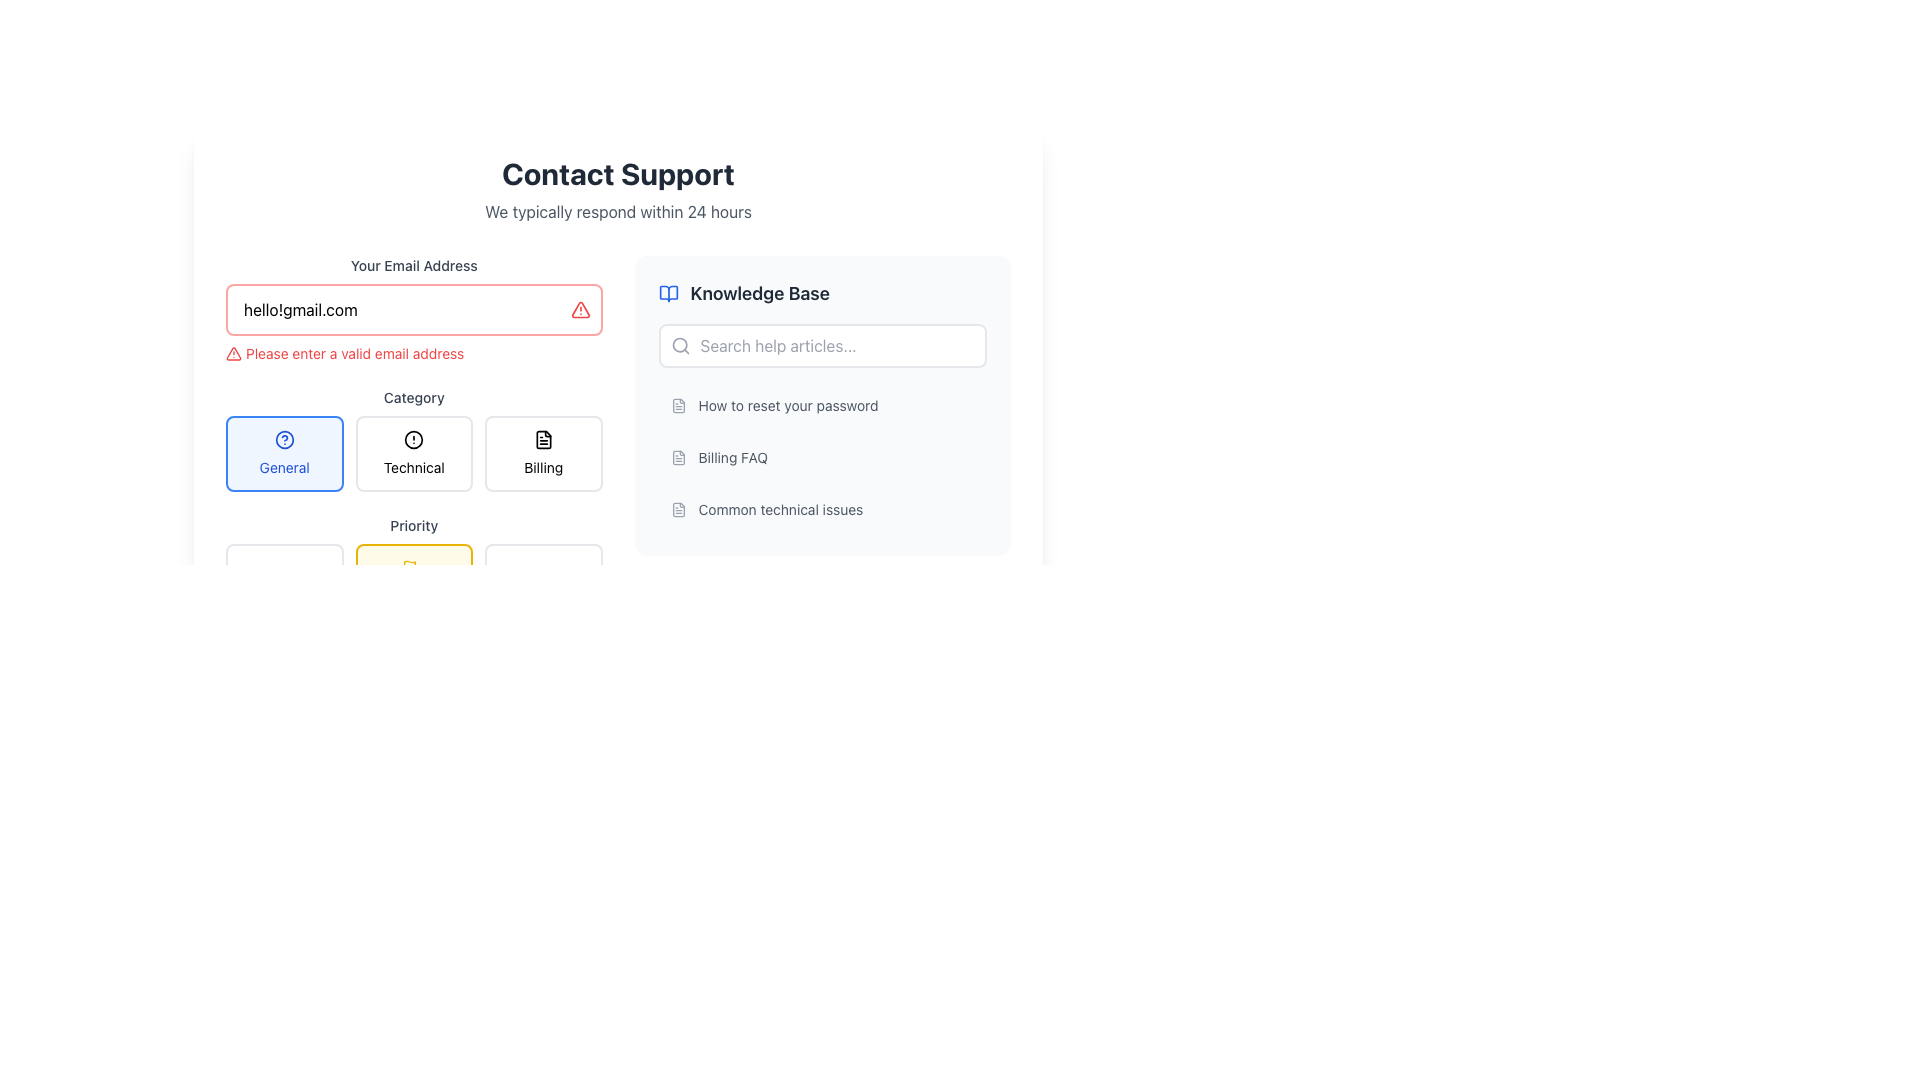  Describe the element at coordinates (413, 438) in the screenshot. I see `the 'Technical' button, which is the middle option under the 'Category' label` at that location.